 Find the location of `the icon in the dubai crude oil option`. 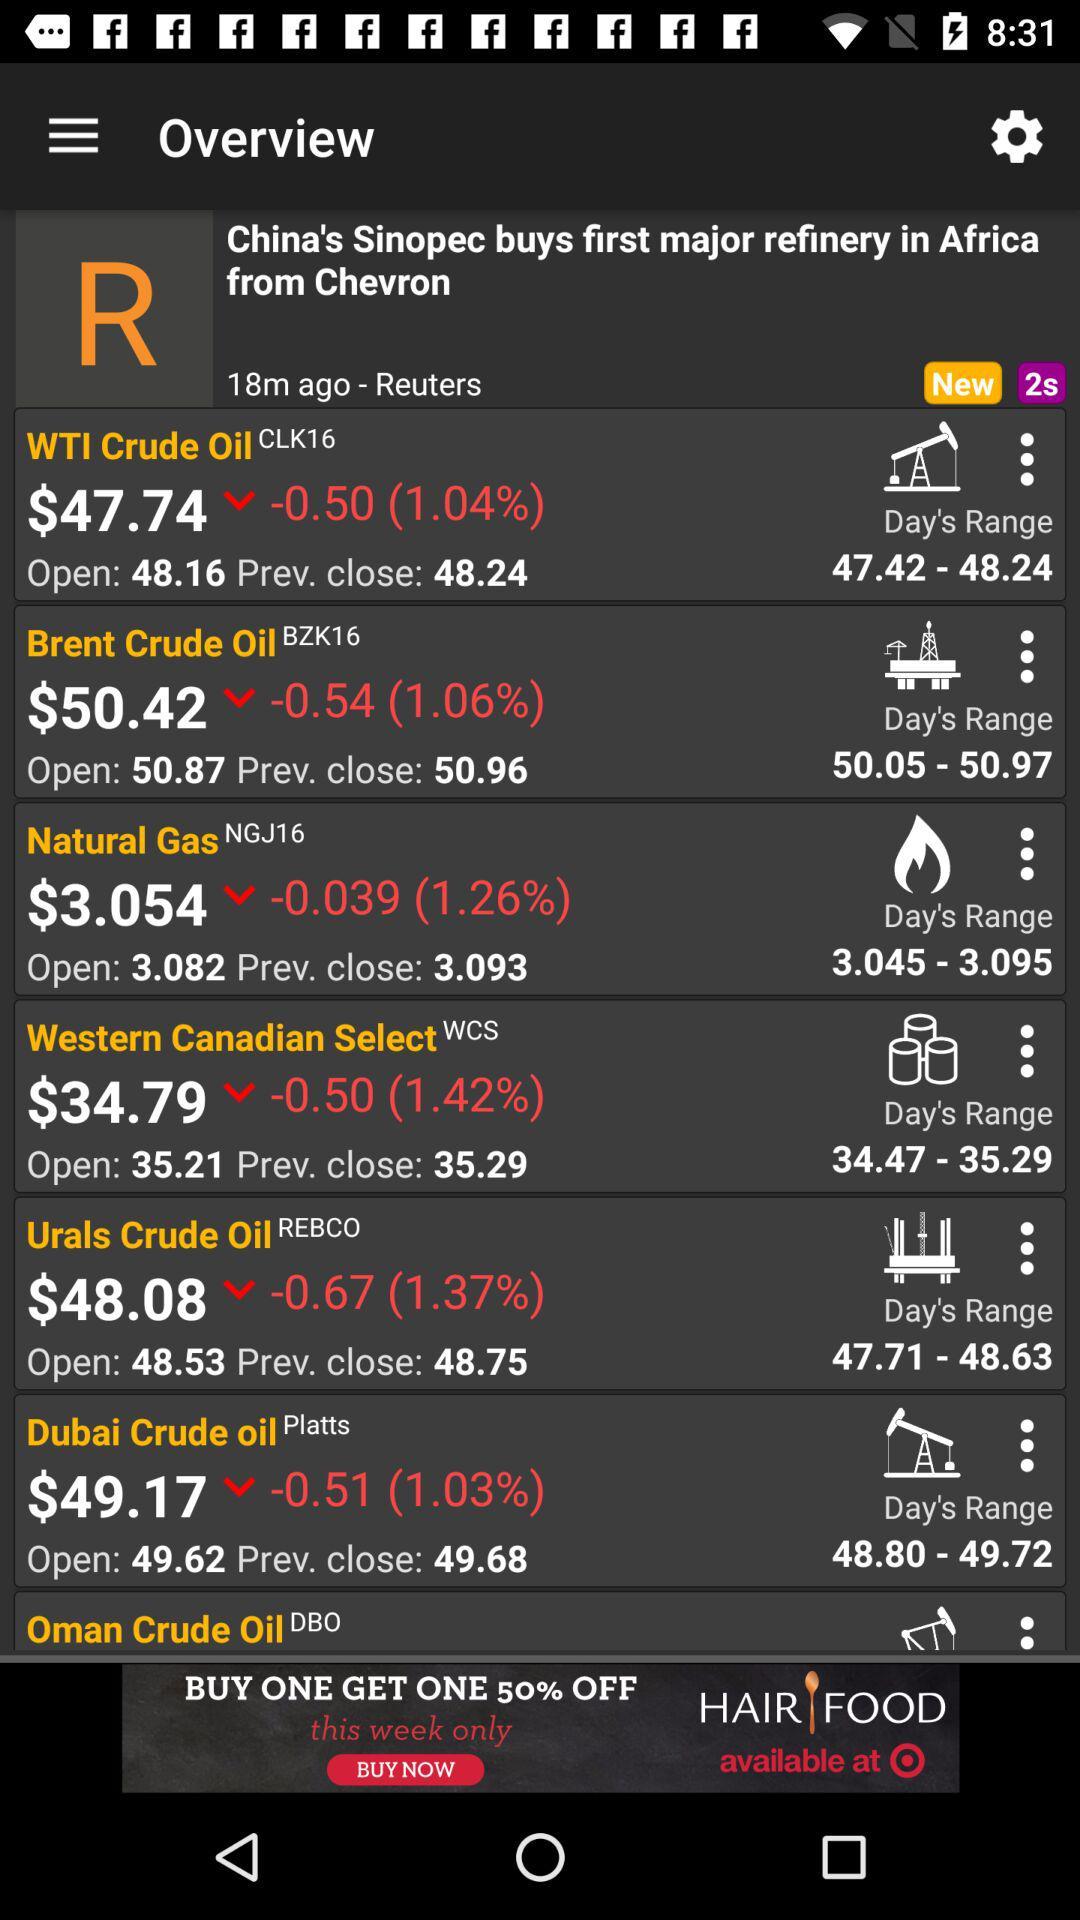

the icon in the dubai crude oil option is located at coordinates (922, 1445).